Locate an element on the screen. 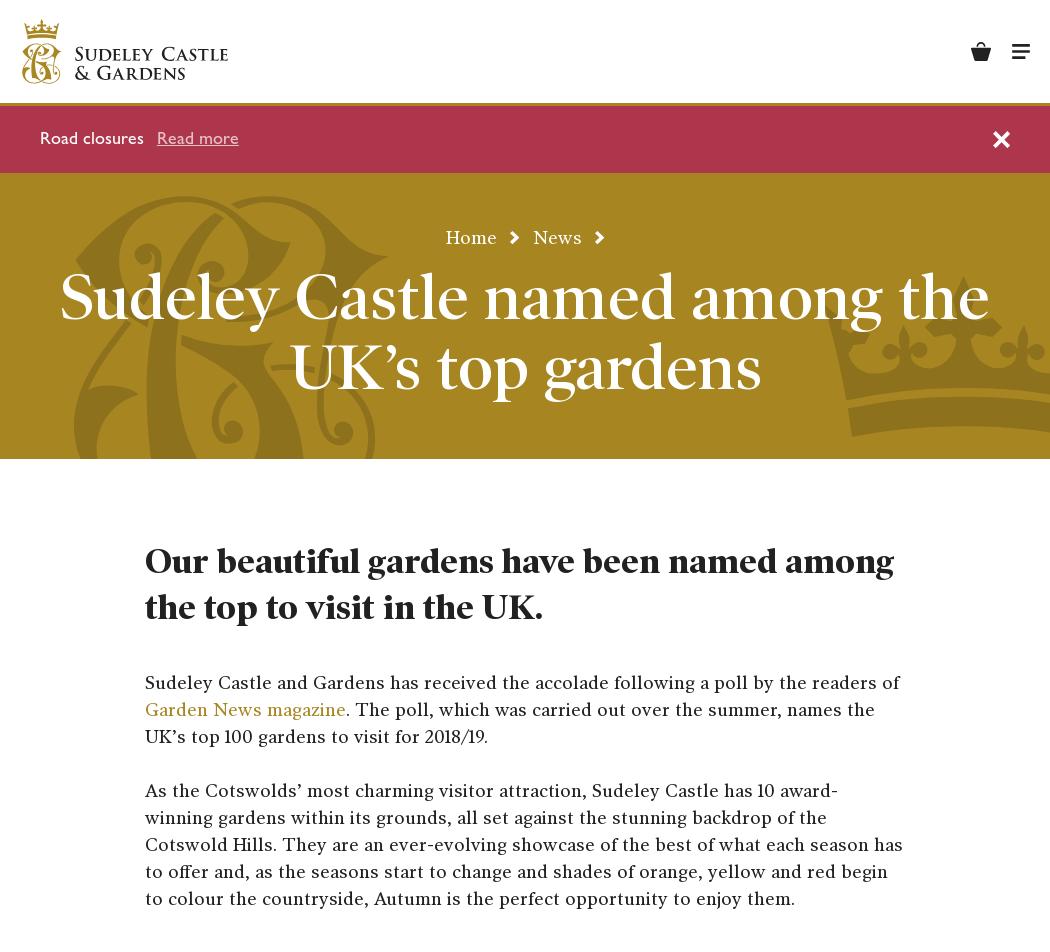 This screenshot has width=1050, height=952. 'Sudeley Castle and Gardens has received the accolade following a poll by the readers of' is located at coordinates (520, 682).